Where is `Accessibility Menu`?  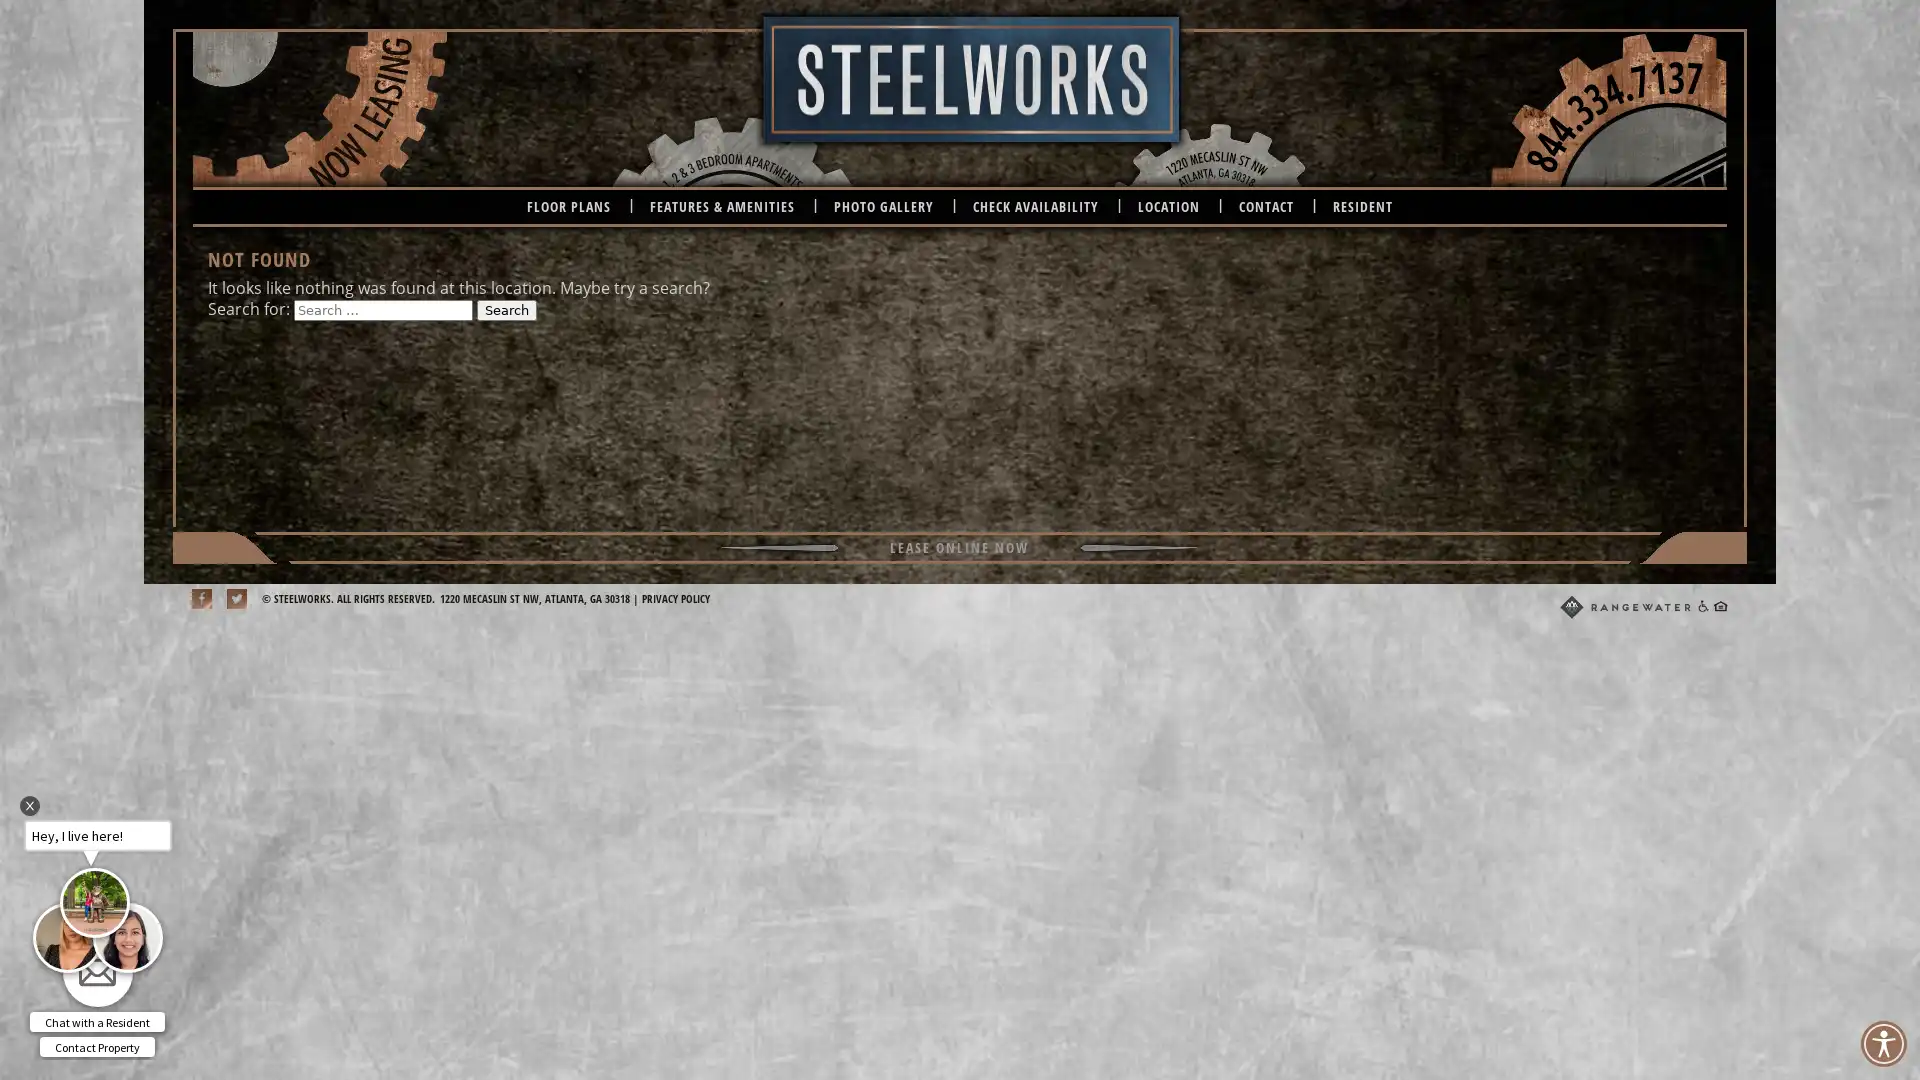 Accessibility Menu is located at coordinates (1882, 1043).